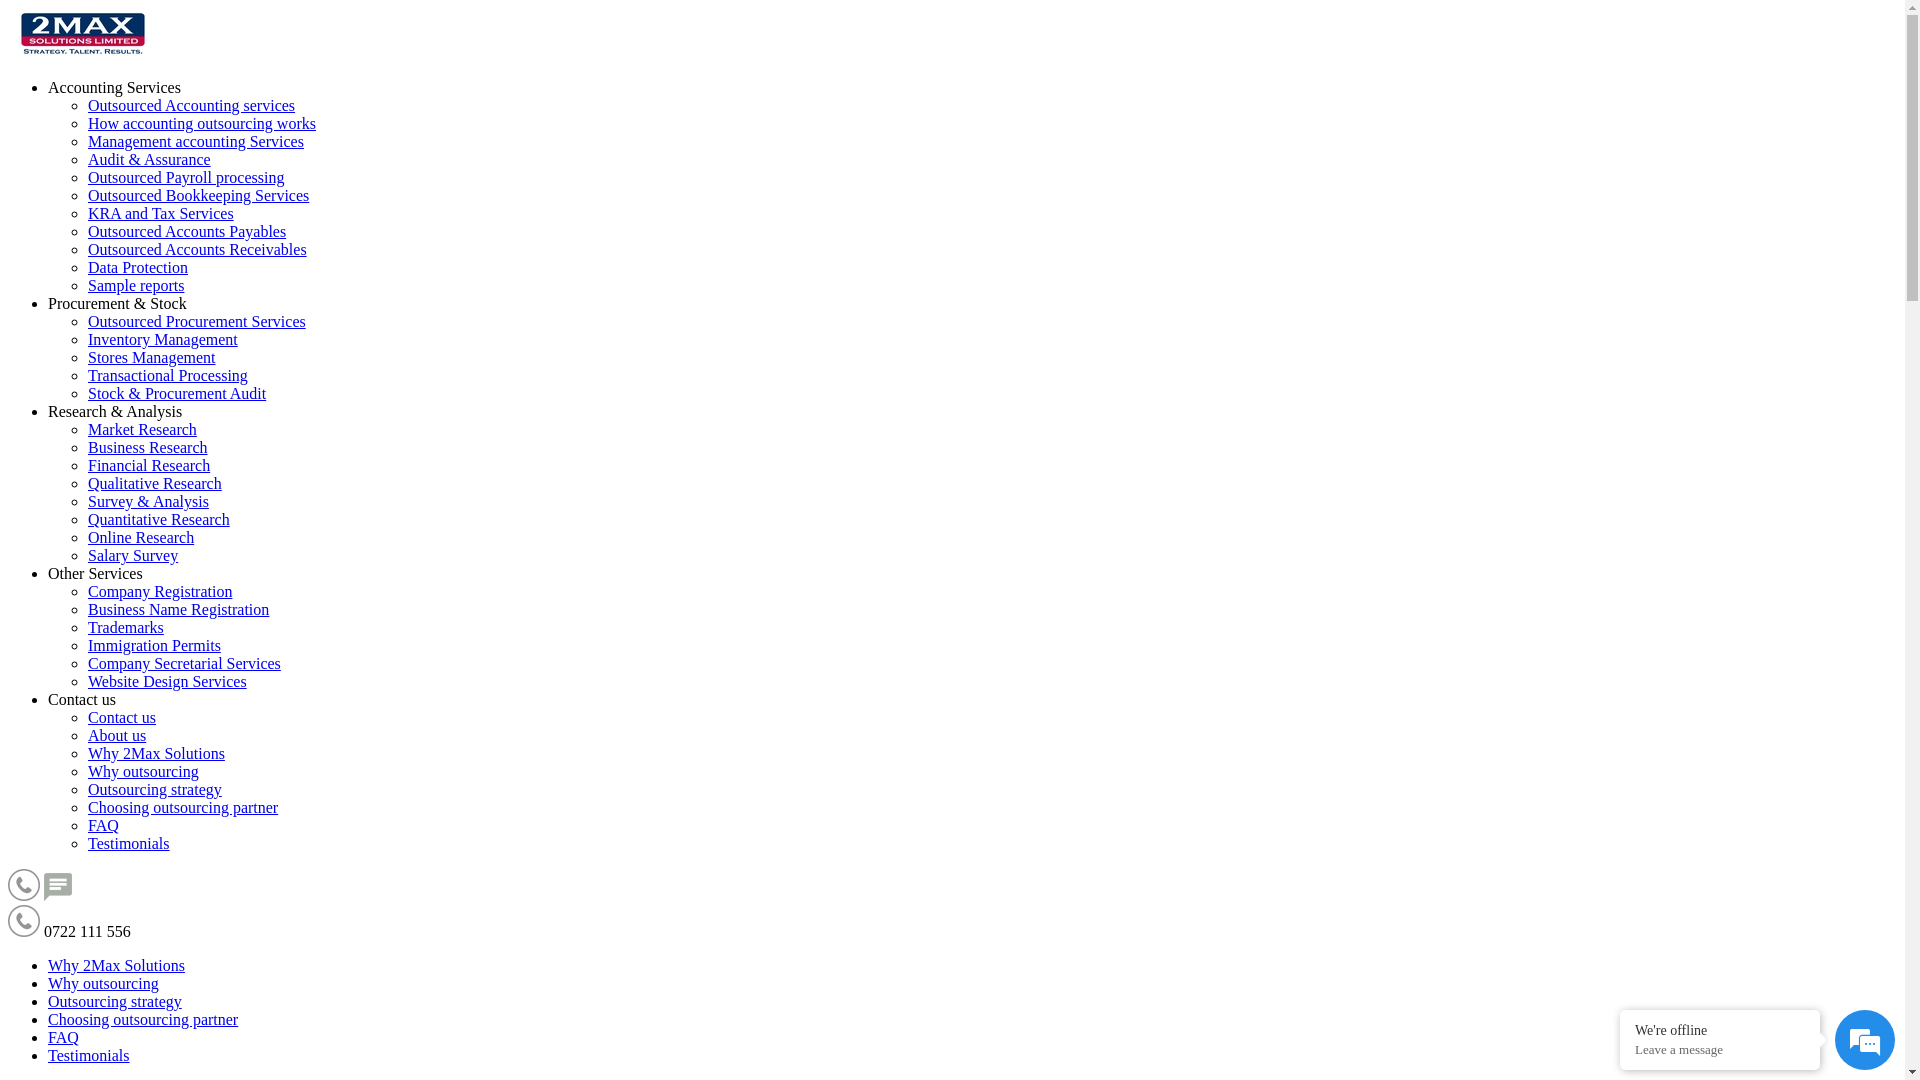  Describe the element at coordinates (86, 230) in the screenshot. I see `'Outsourced Accounts Payables'` at that location.